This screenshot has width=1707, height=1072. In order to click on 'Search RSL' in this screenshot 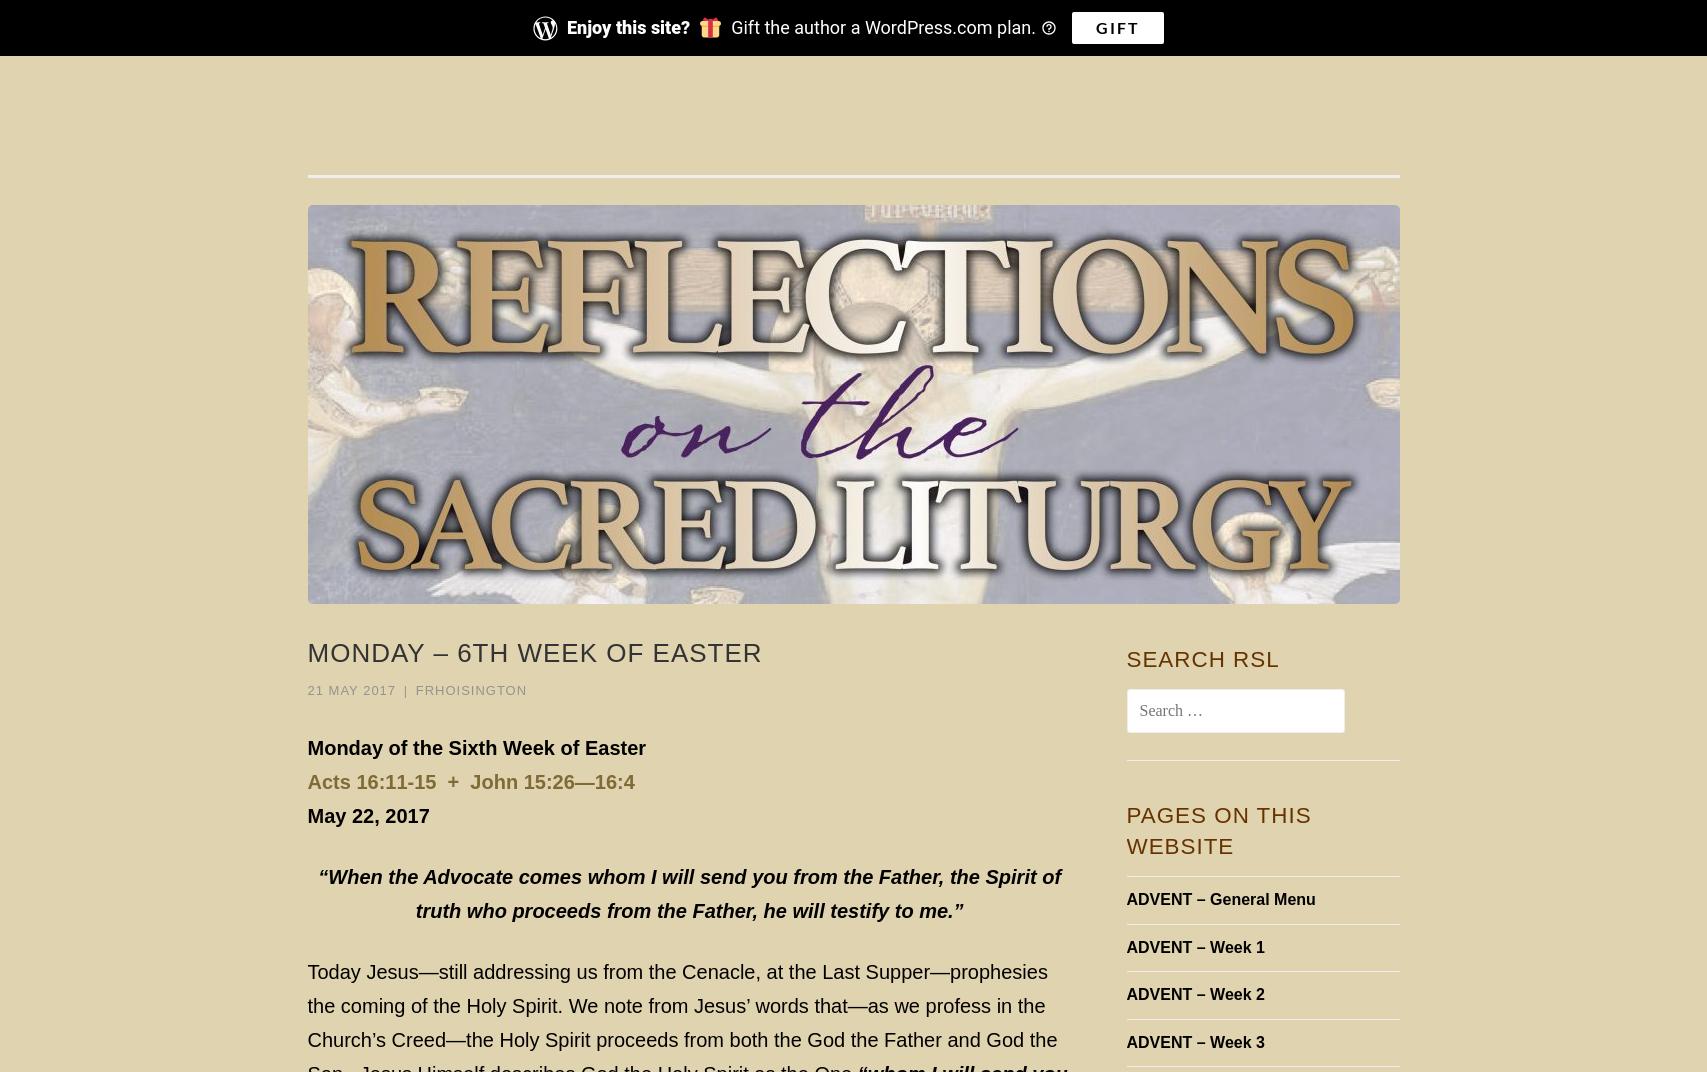, I will do `click(1201, 659)`.